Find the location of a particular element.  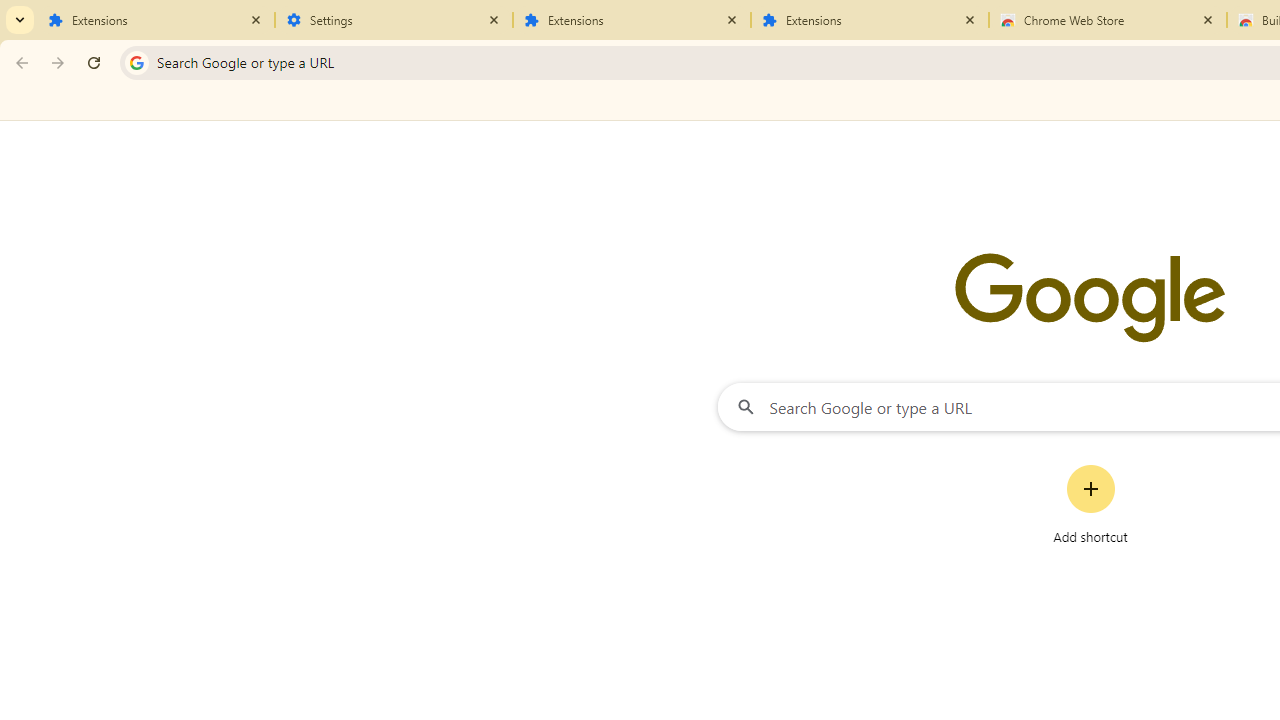

'Add shortcut' is located at coordinates (1089, 504).